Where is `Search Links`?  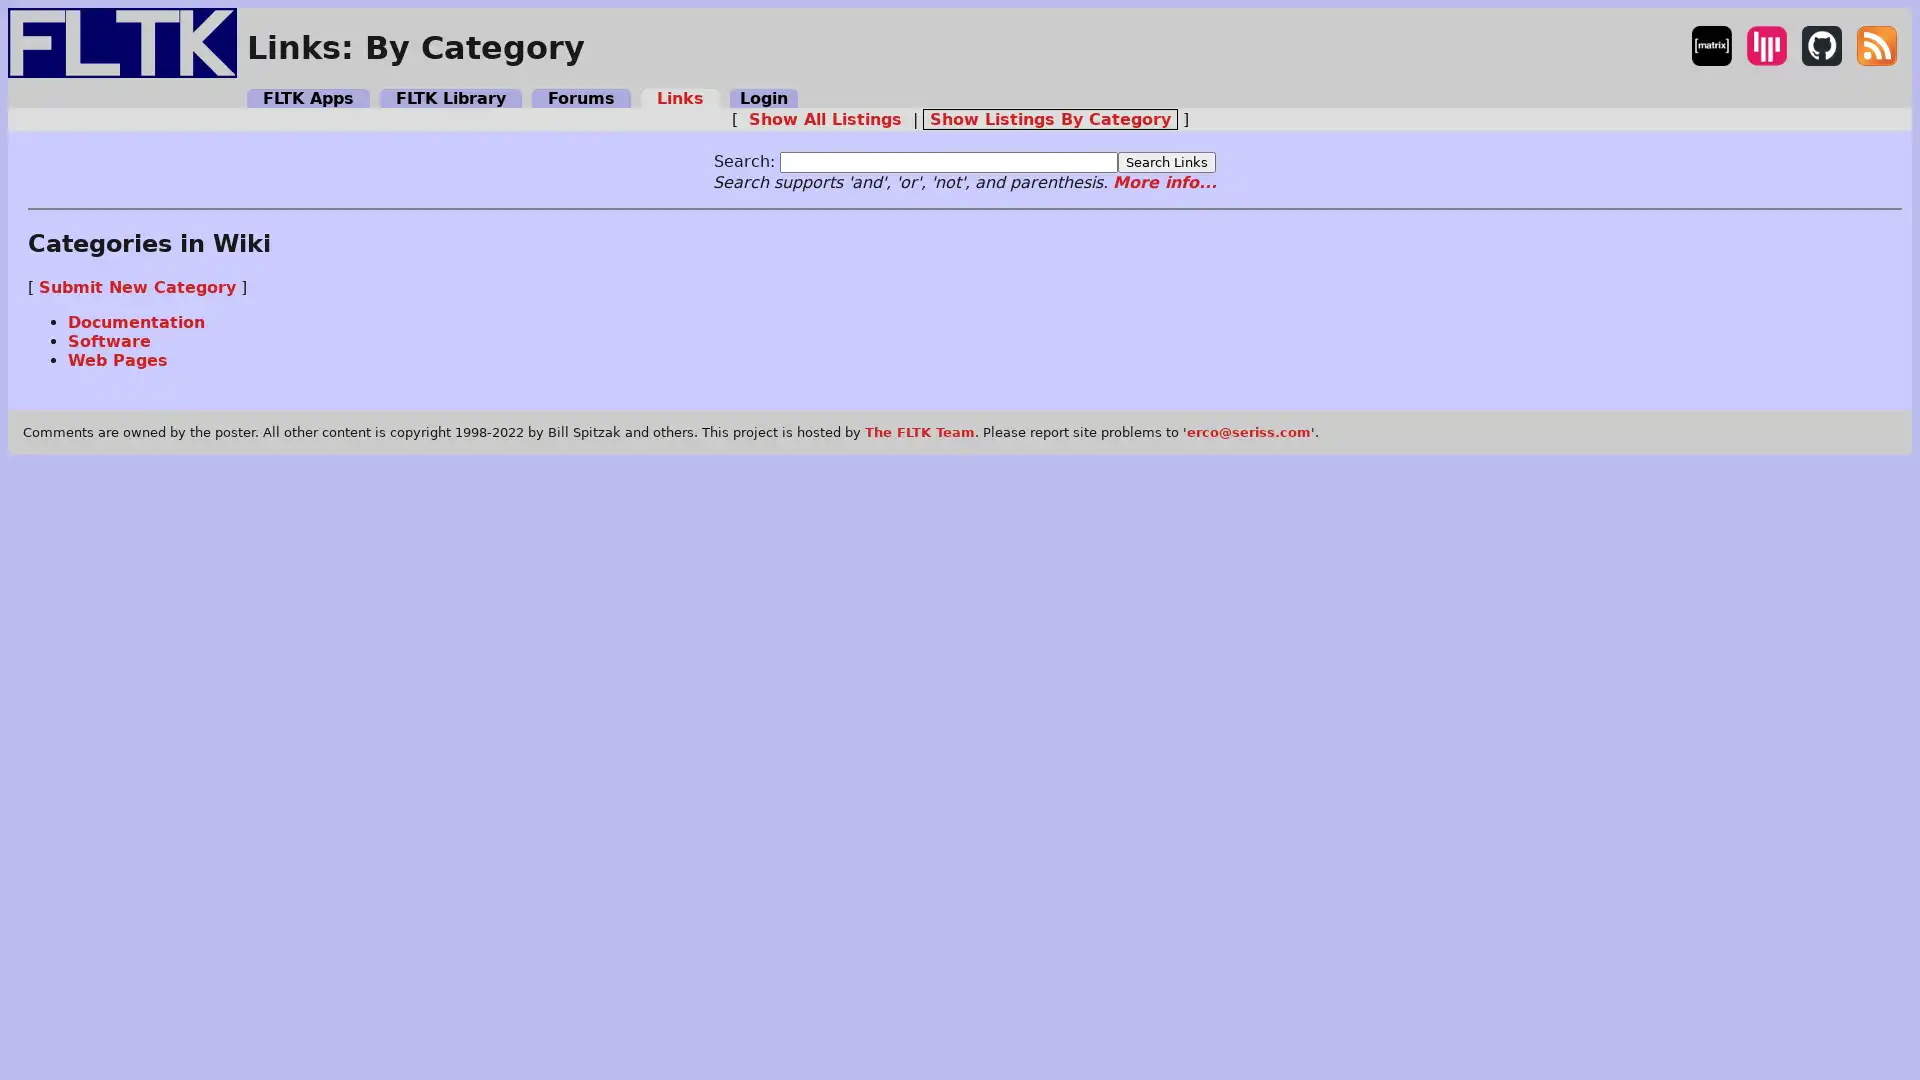
Search Links is located at coordinates (1166, 160).